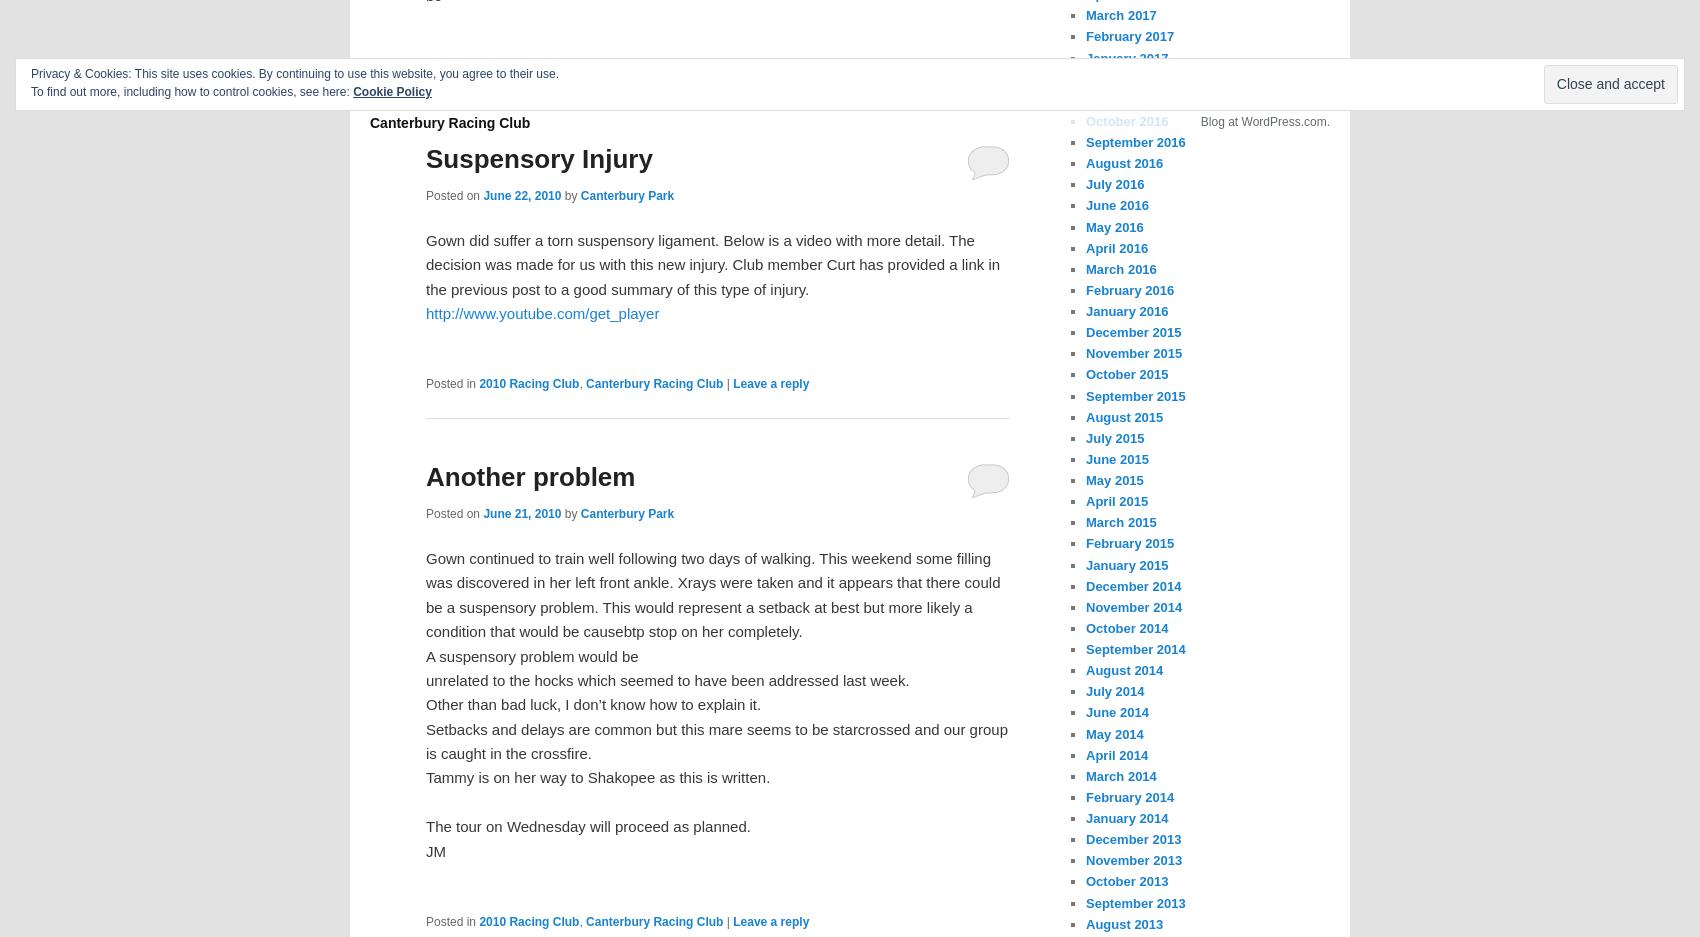  Describe the element at coordinates (531, 654) in the screenshot. I see `'A suspensory problem would be'` at that location.